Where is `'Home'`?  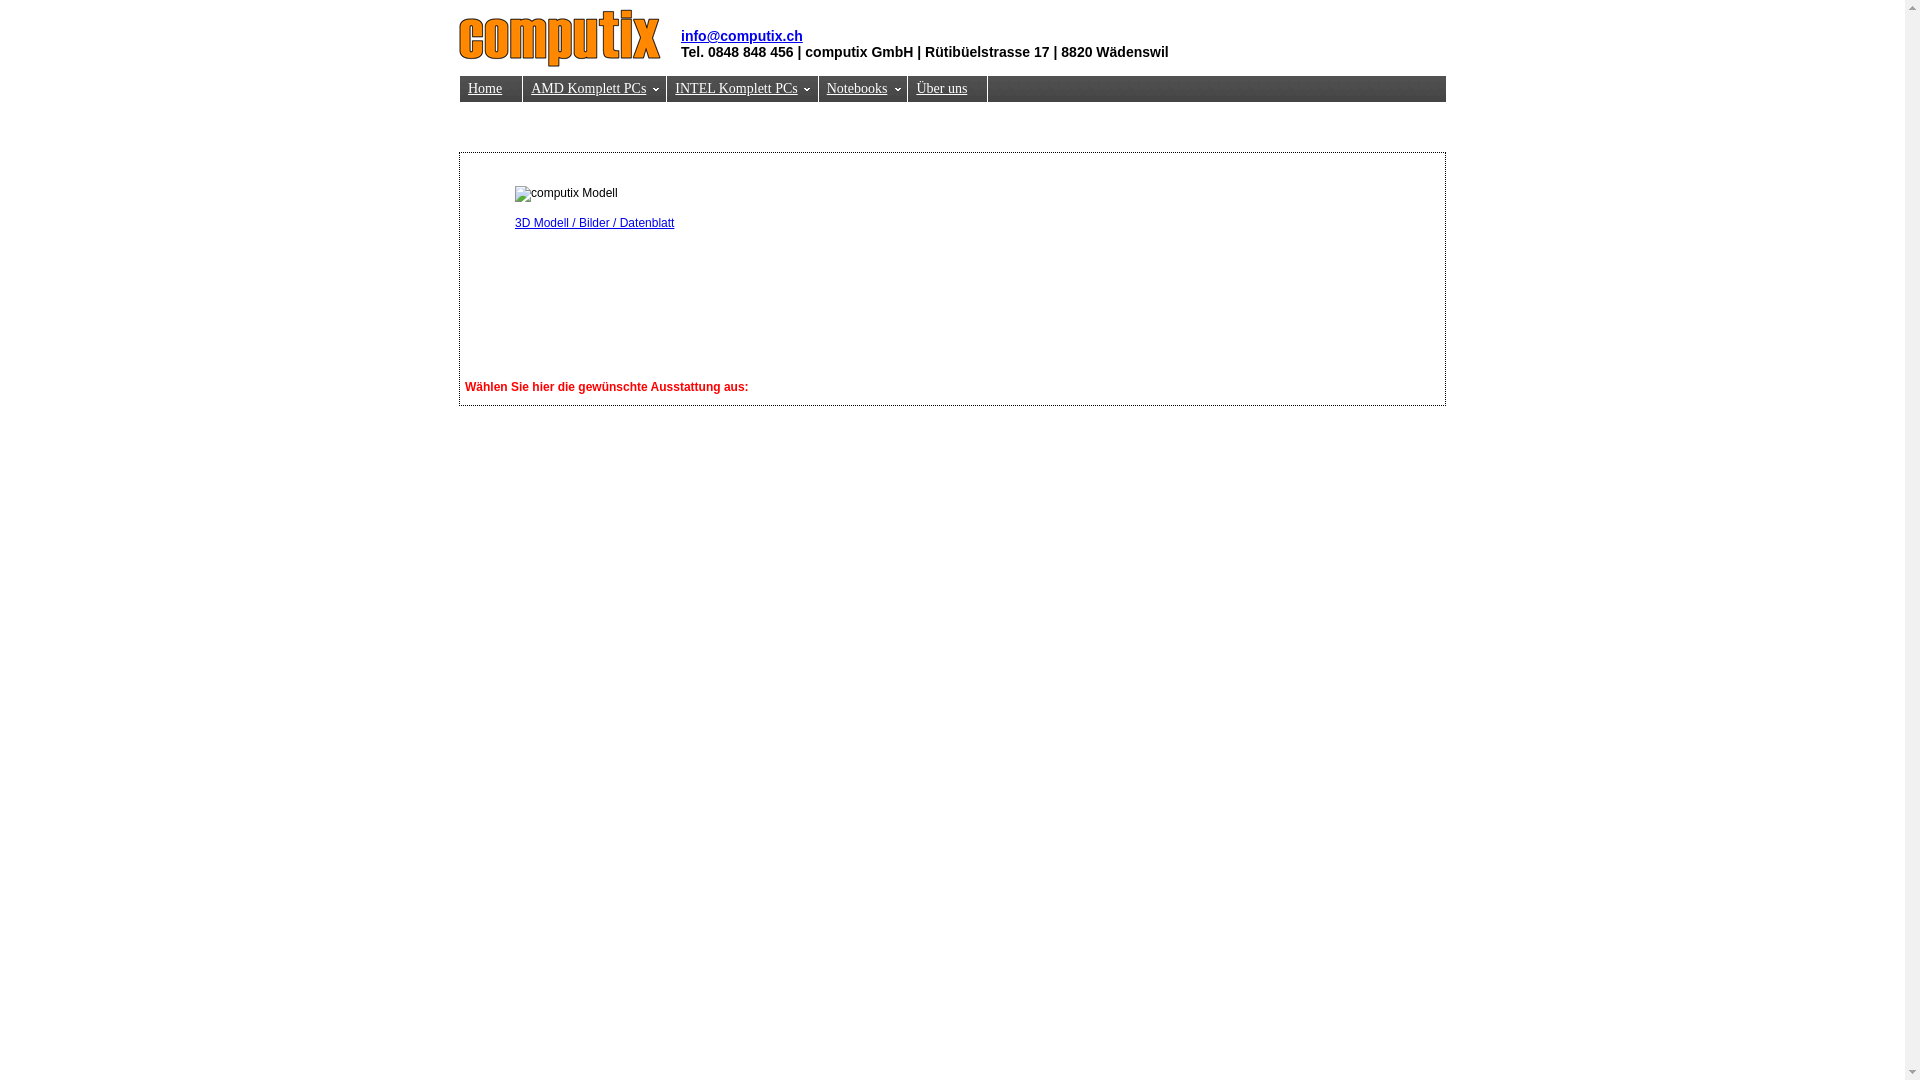
'Home' is located at coordinates (491, 87).